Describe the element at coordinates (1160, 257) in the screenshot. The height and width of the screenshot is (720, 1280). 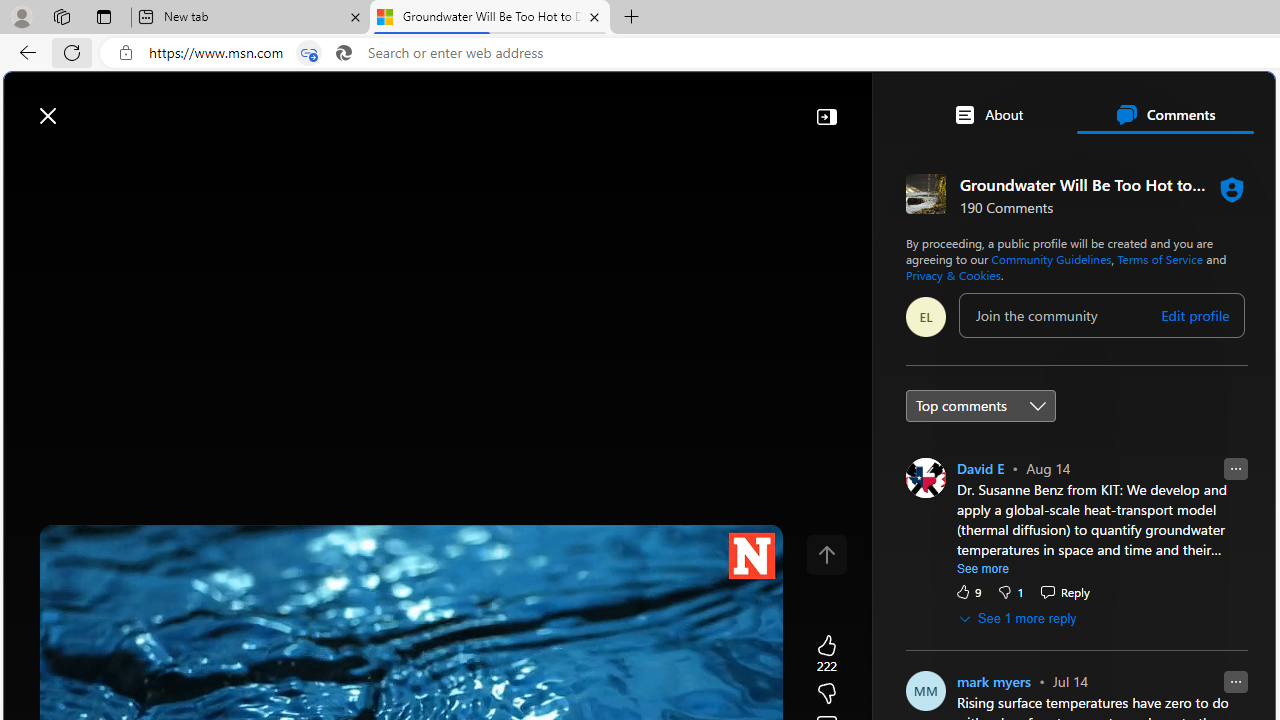
I see `'Terms of Service'` at that location.